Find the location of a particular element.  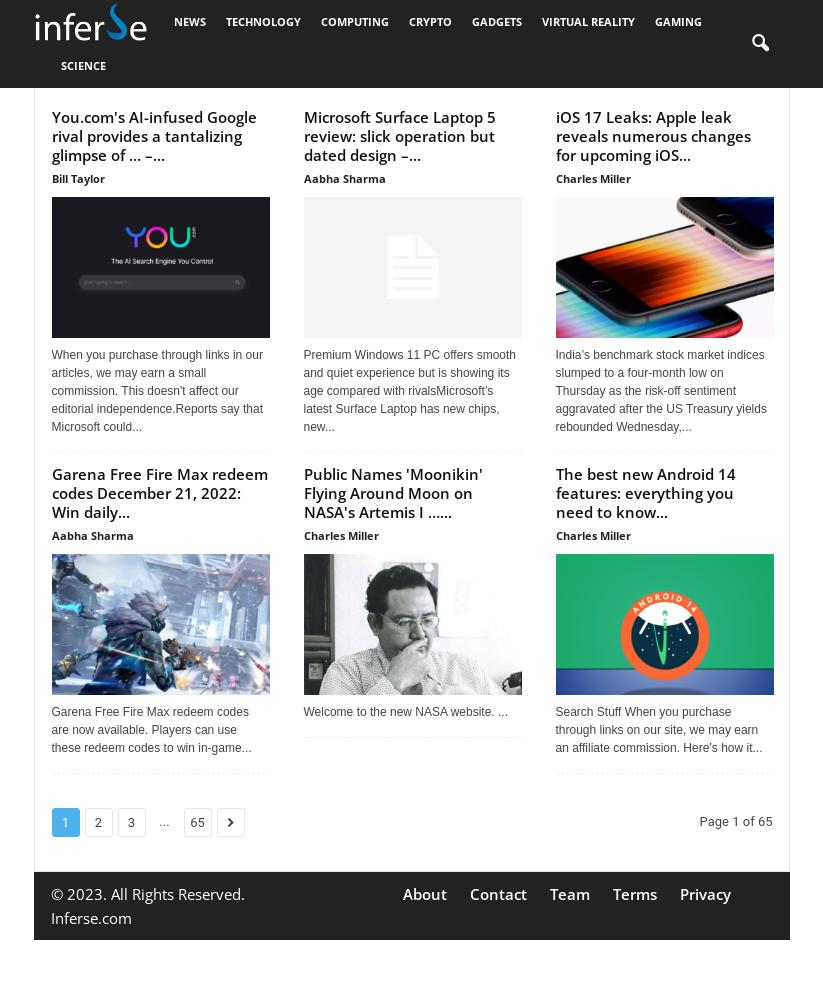

'Contact' is located at coordinates (468, 894).